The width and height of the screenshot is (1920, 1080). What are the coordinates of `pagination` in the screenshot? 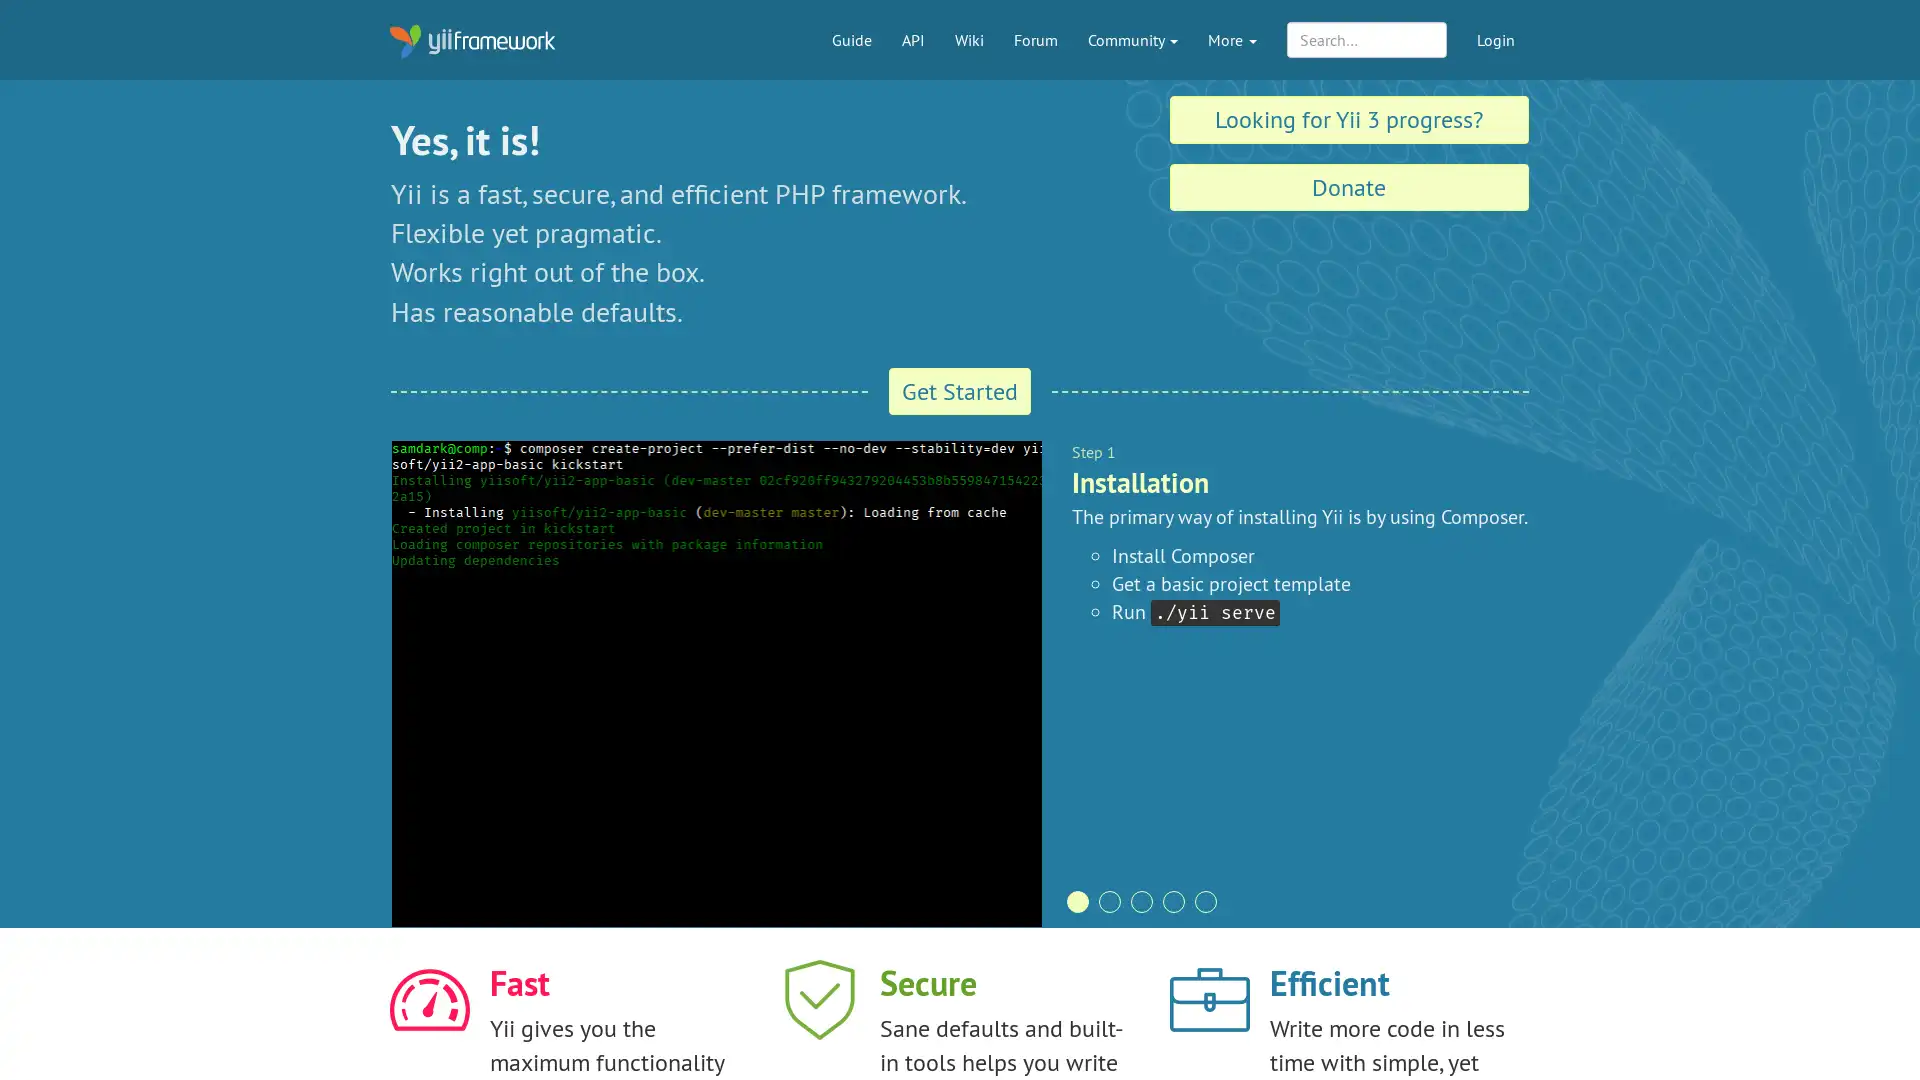 It's located at (1174, 902).